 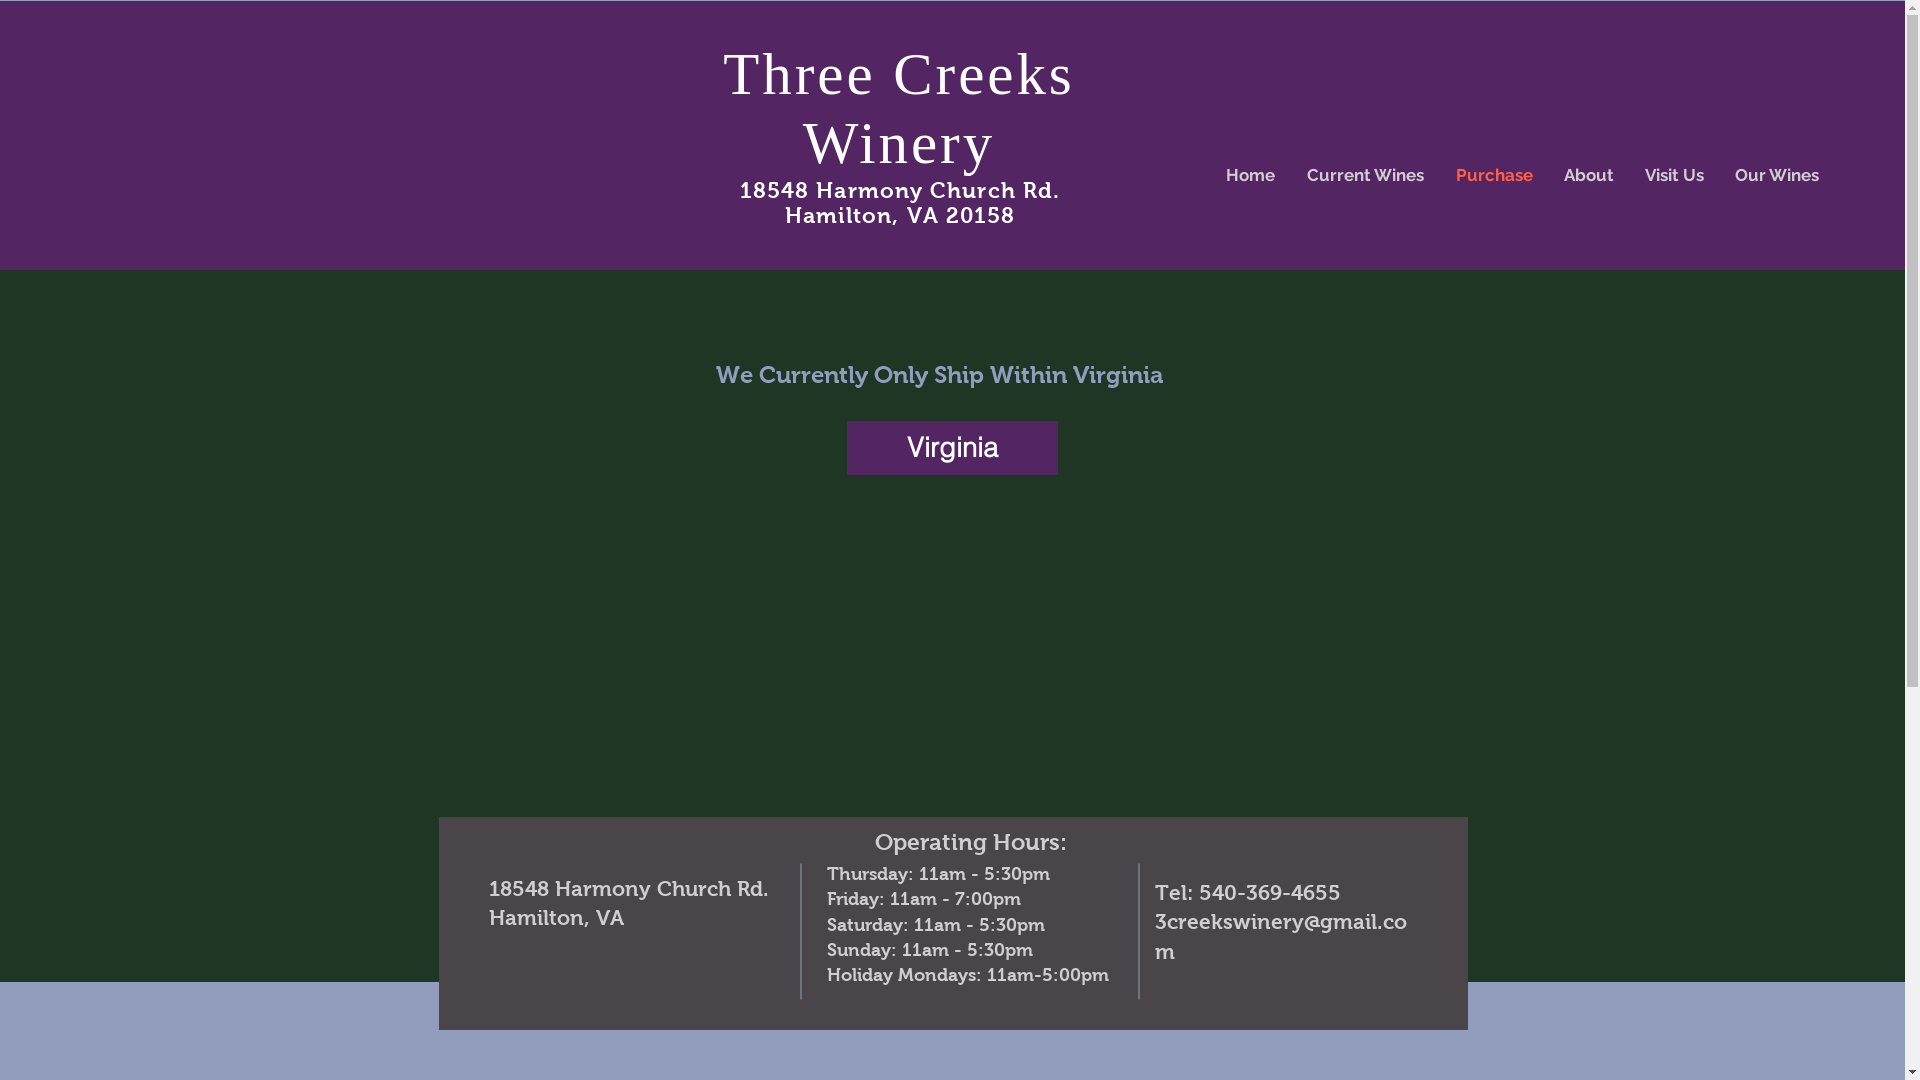 What do you see at coordinates (1249, 173) in the screenshot?
I see `'Home'` at bounding box center [1249, 173].